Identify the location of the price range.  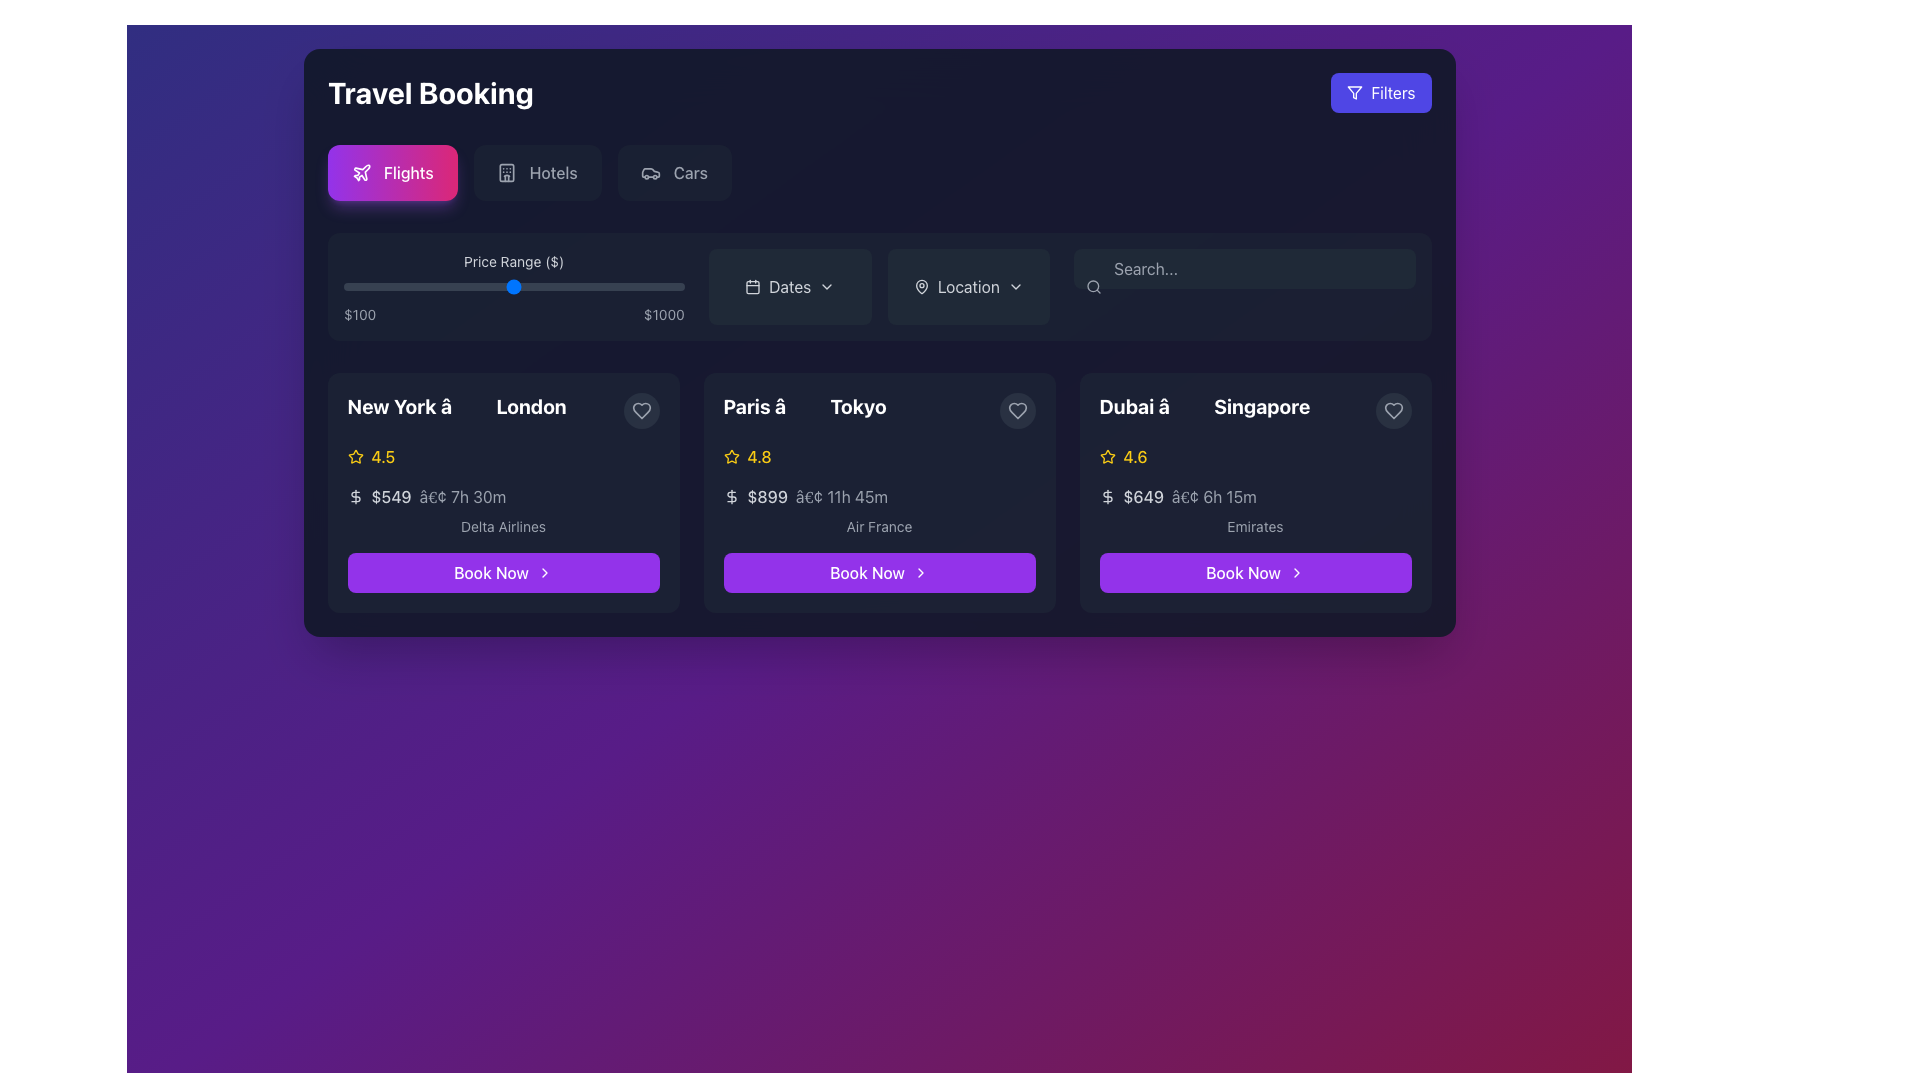
(353, 286).